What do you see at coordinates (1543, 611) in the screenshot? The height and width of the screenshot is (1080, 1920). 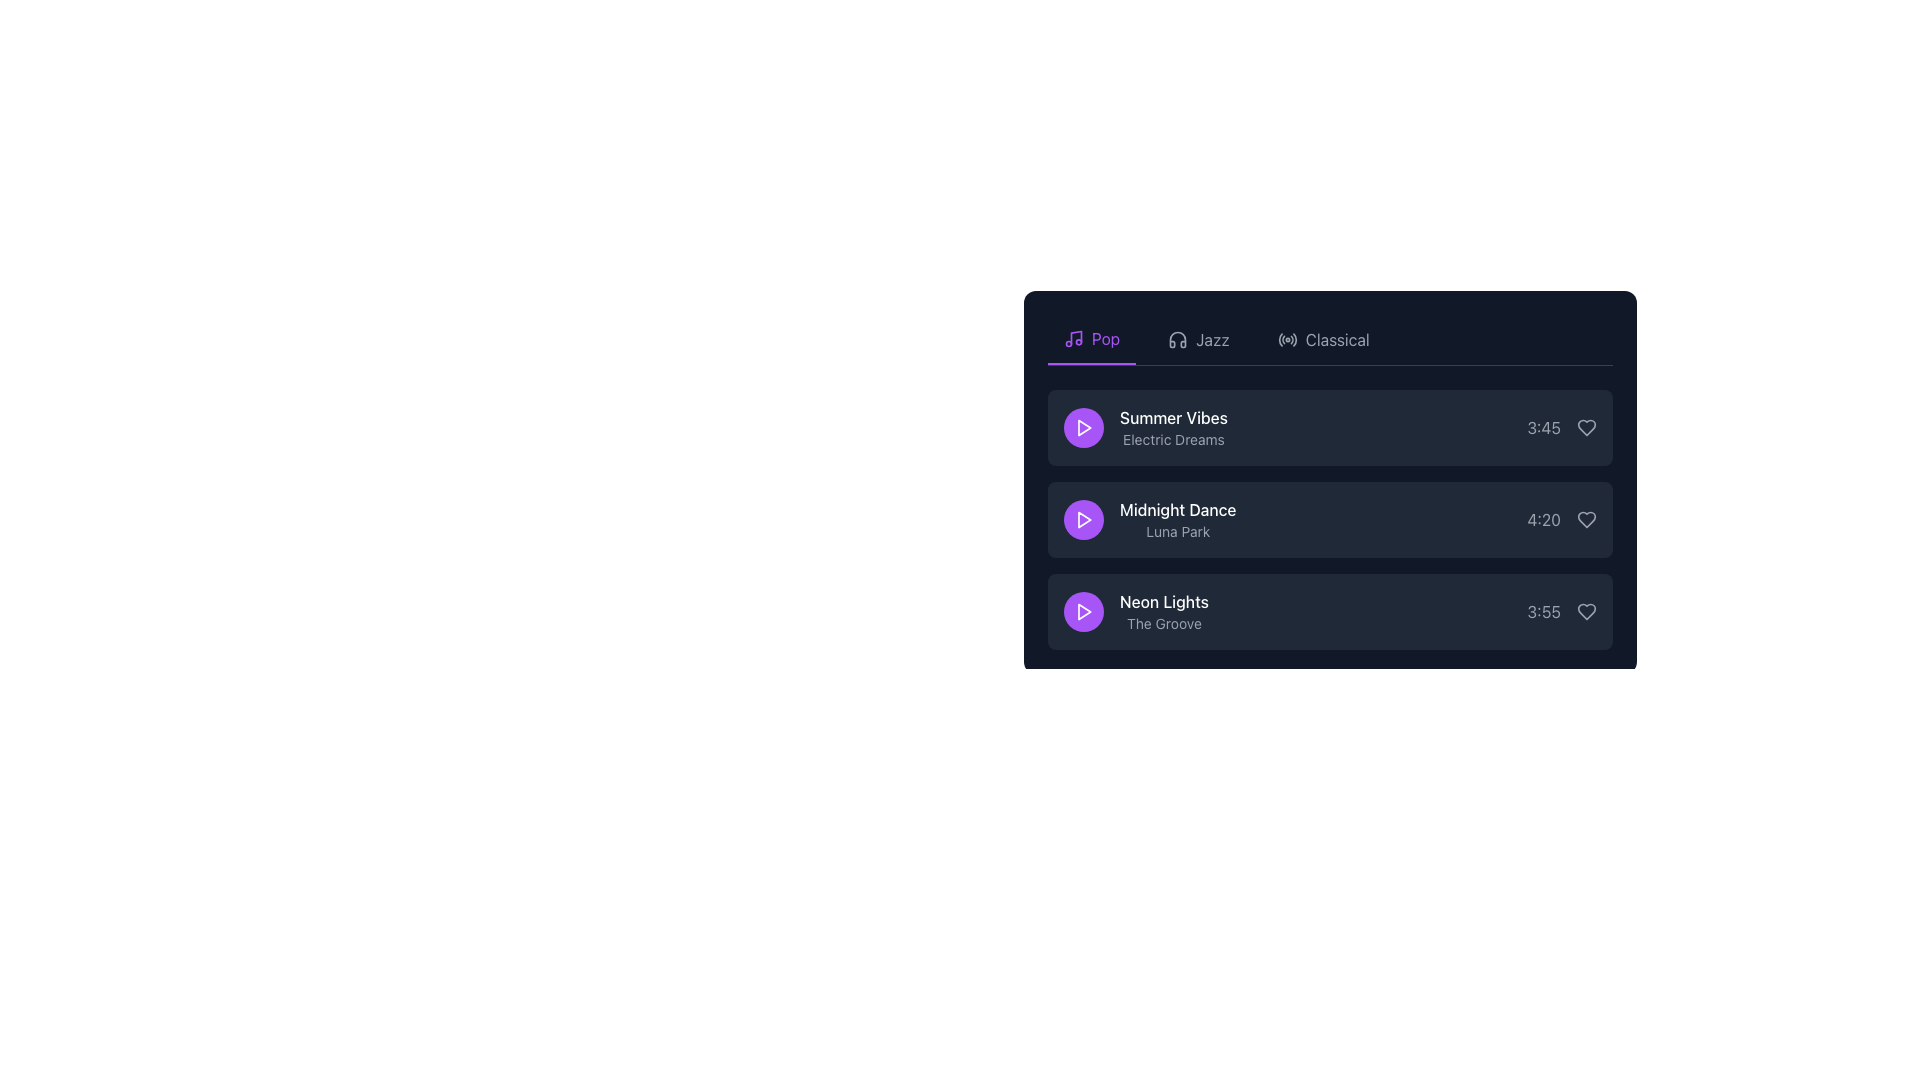 I see `the text label displaying '3:55' in gray color, which is aligned to the right side of the horizontal track item row within a dark-themed interface` at bounding box center [1543, 611].